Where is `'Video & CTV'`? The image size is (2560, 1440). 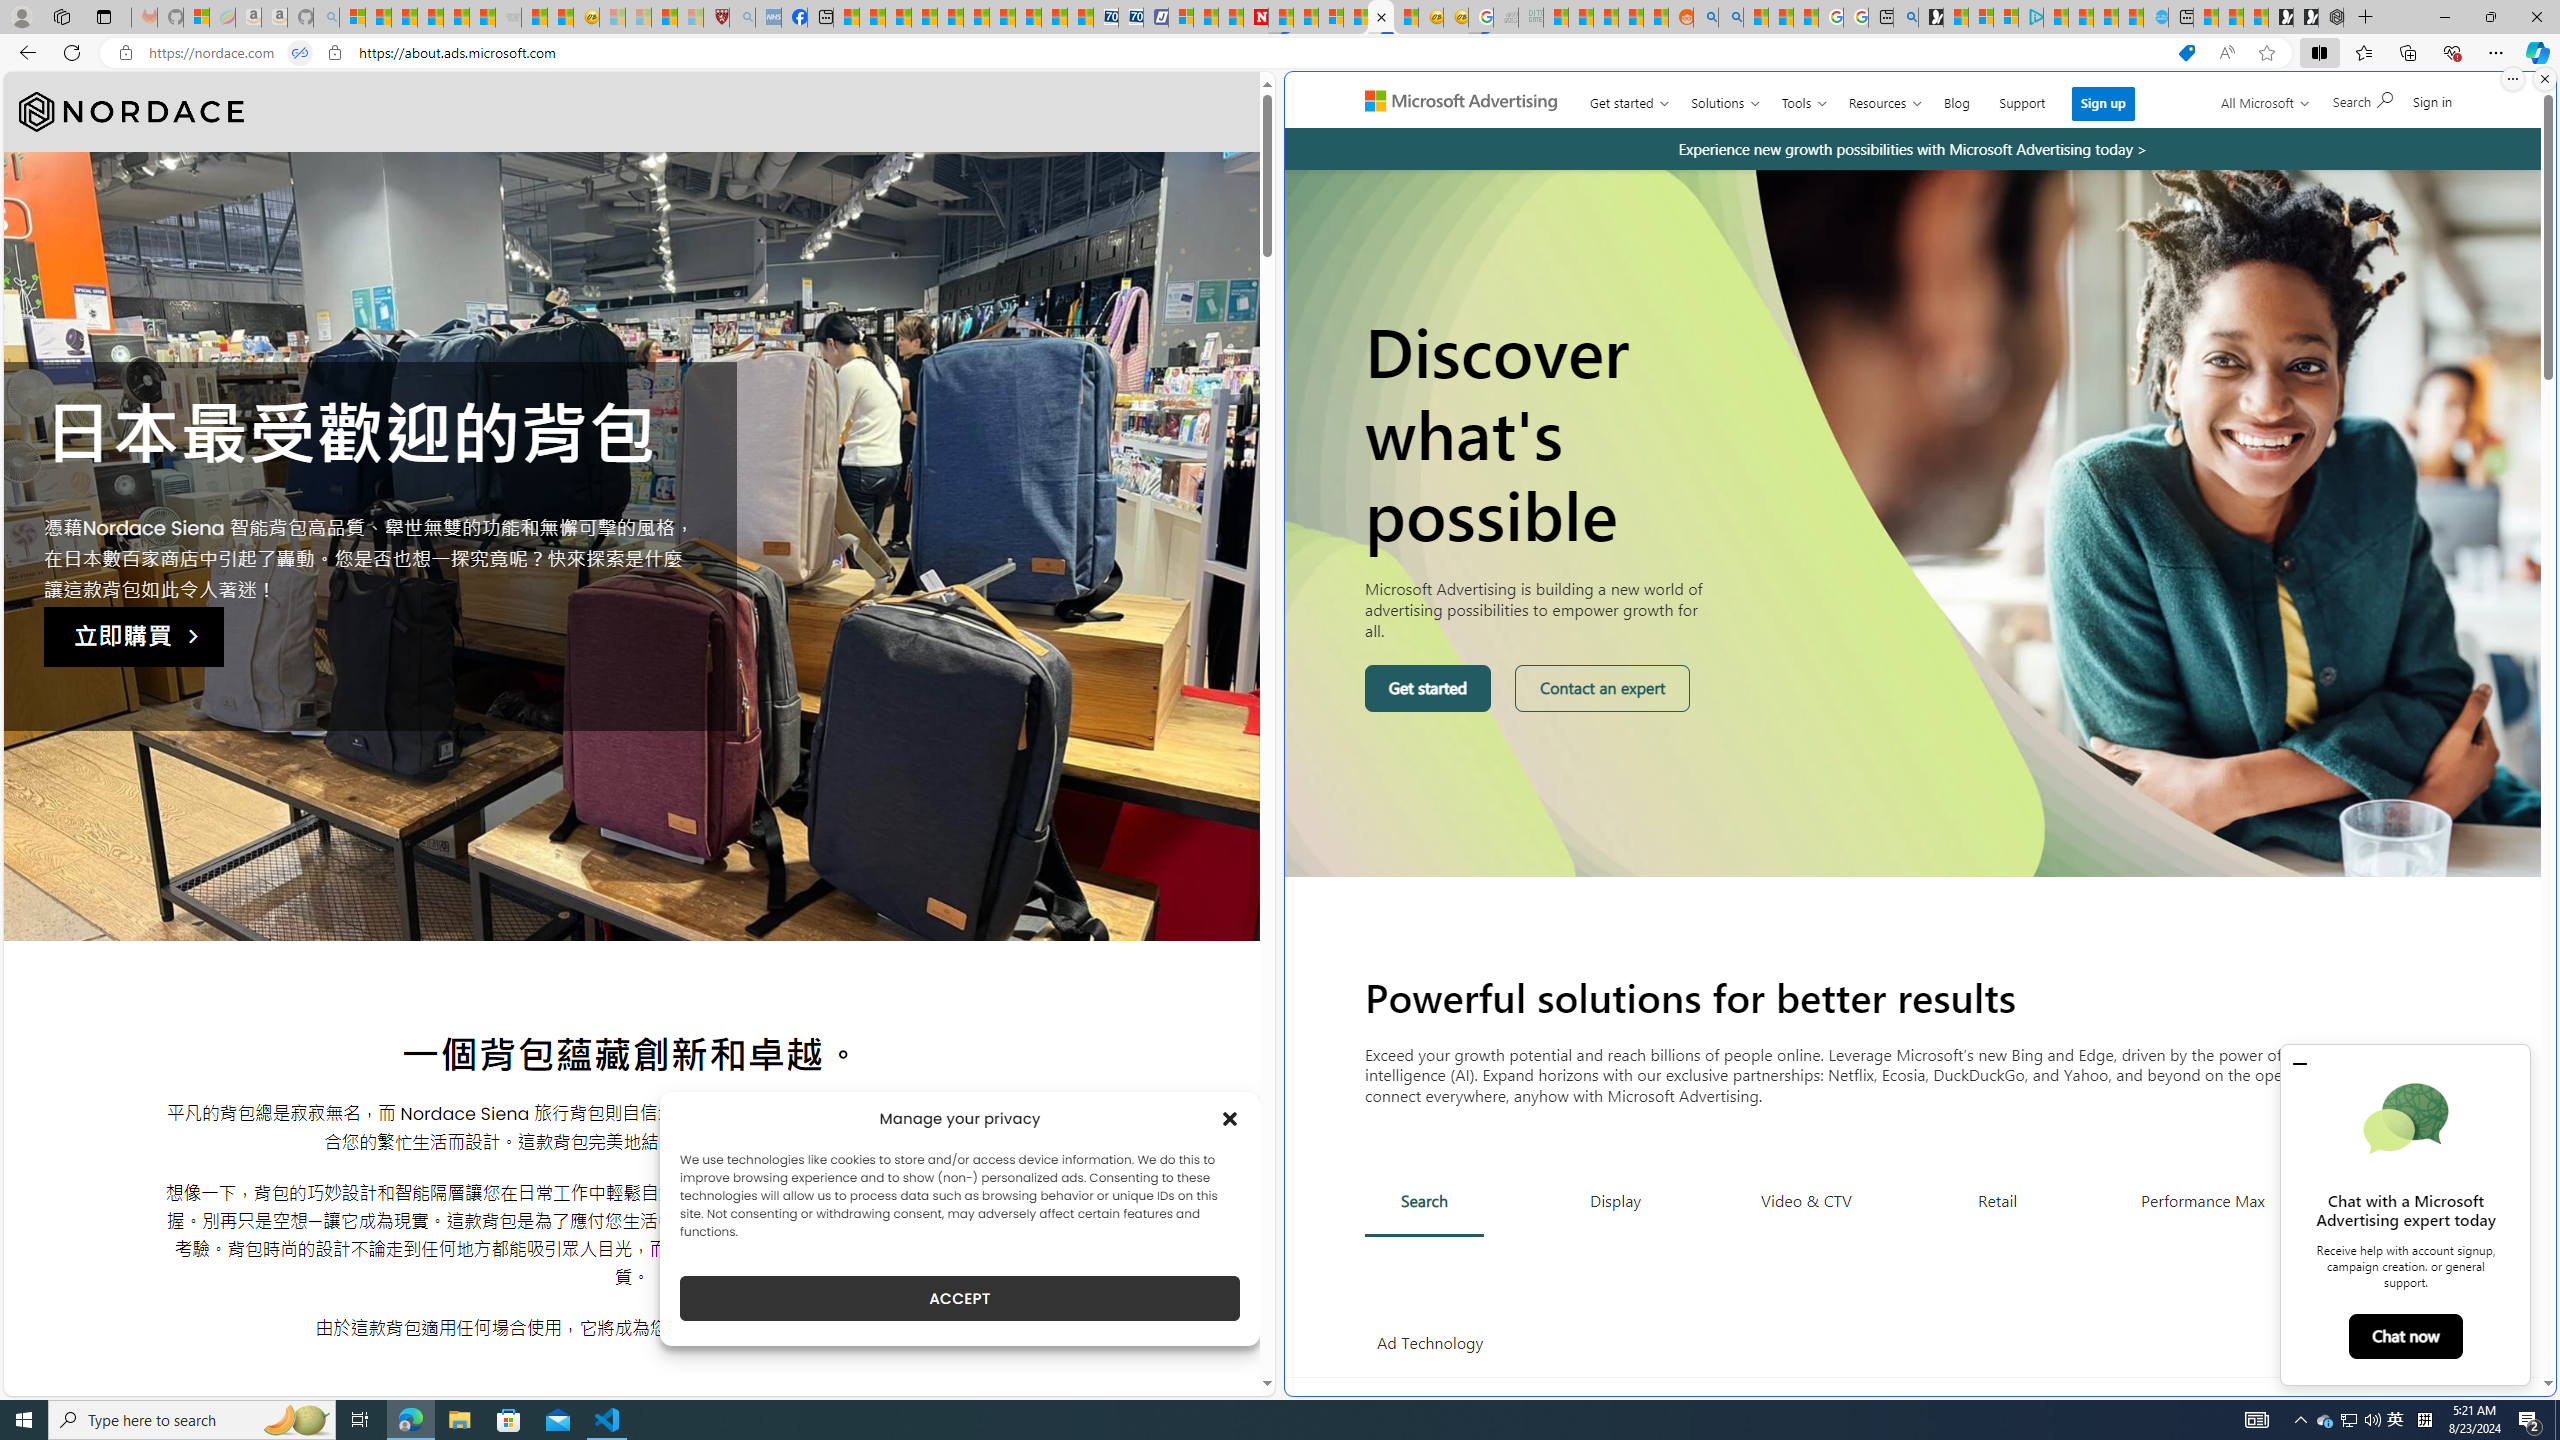
'Video & CTV' is located at coordinates (1805, 1199).